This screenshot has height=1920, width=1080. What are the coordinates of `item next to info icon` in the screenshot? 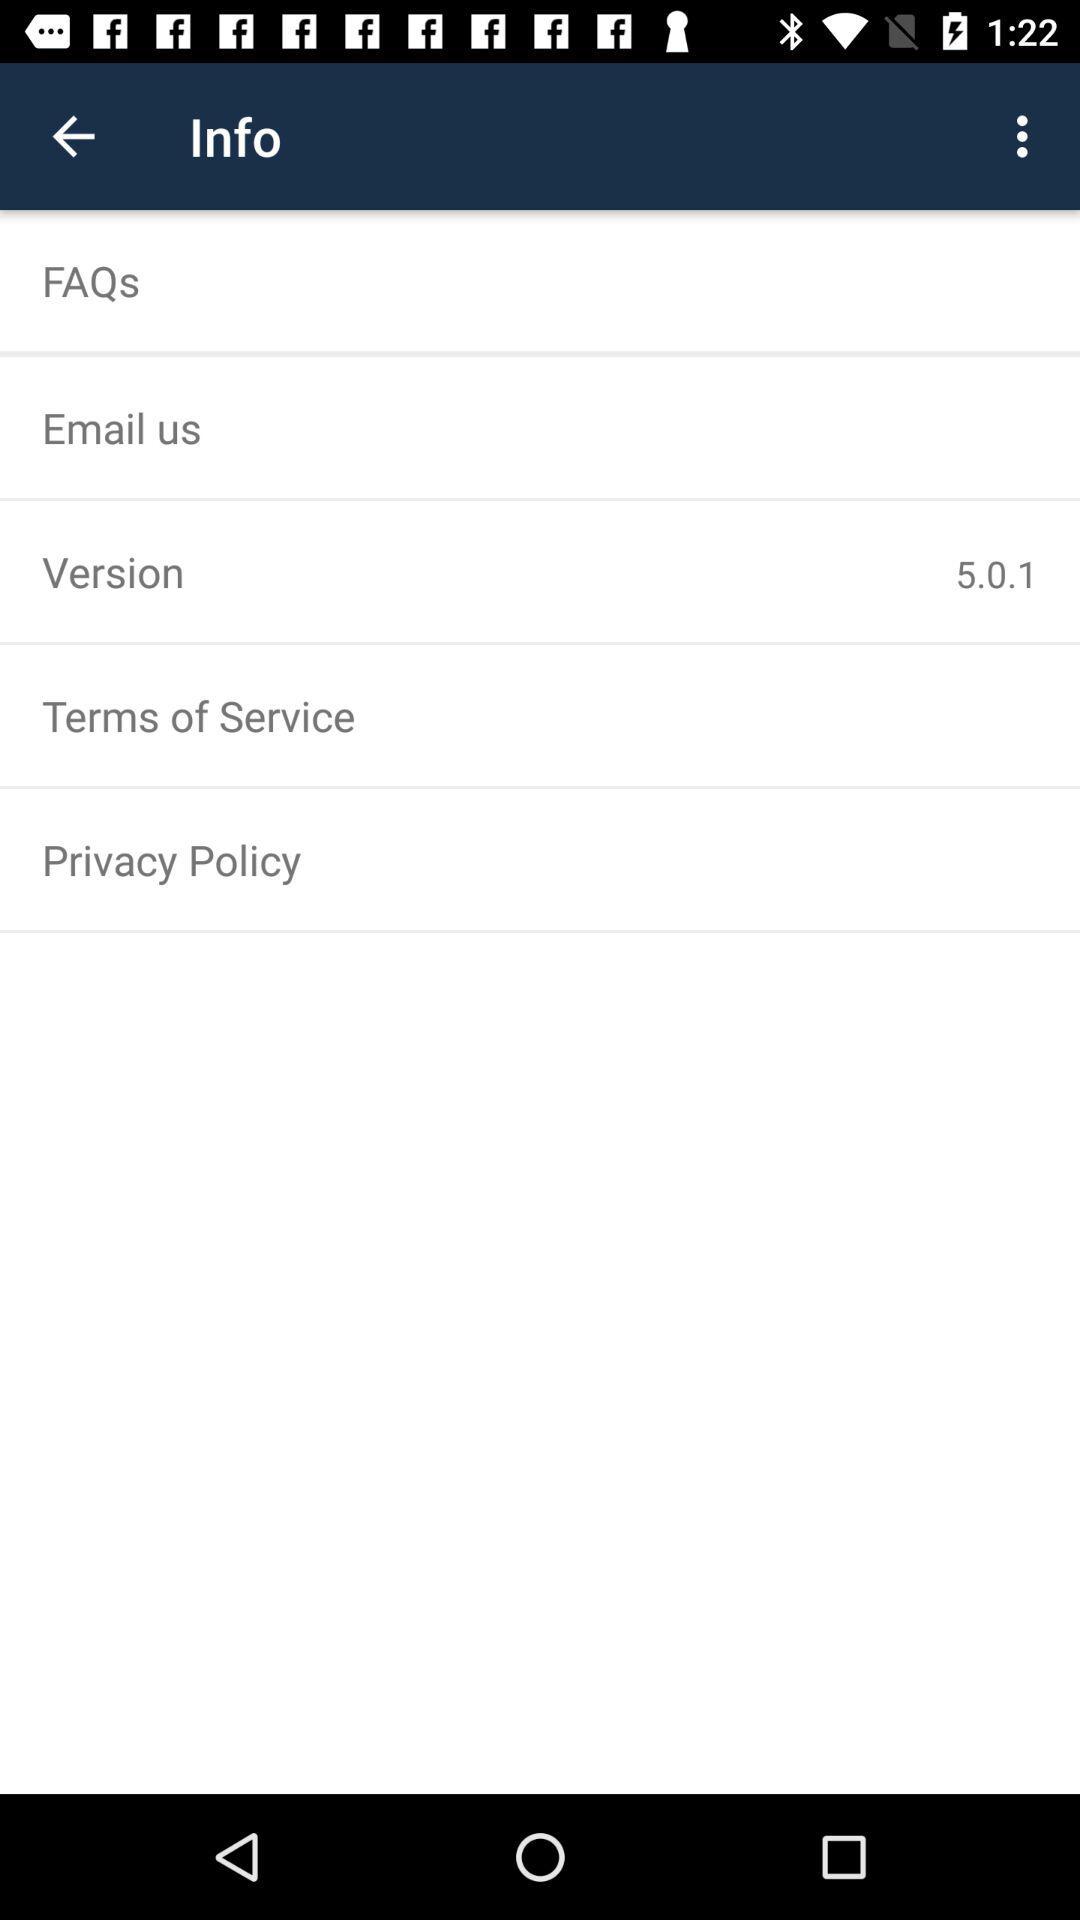 It's located at (72, 135).